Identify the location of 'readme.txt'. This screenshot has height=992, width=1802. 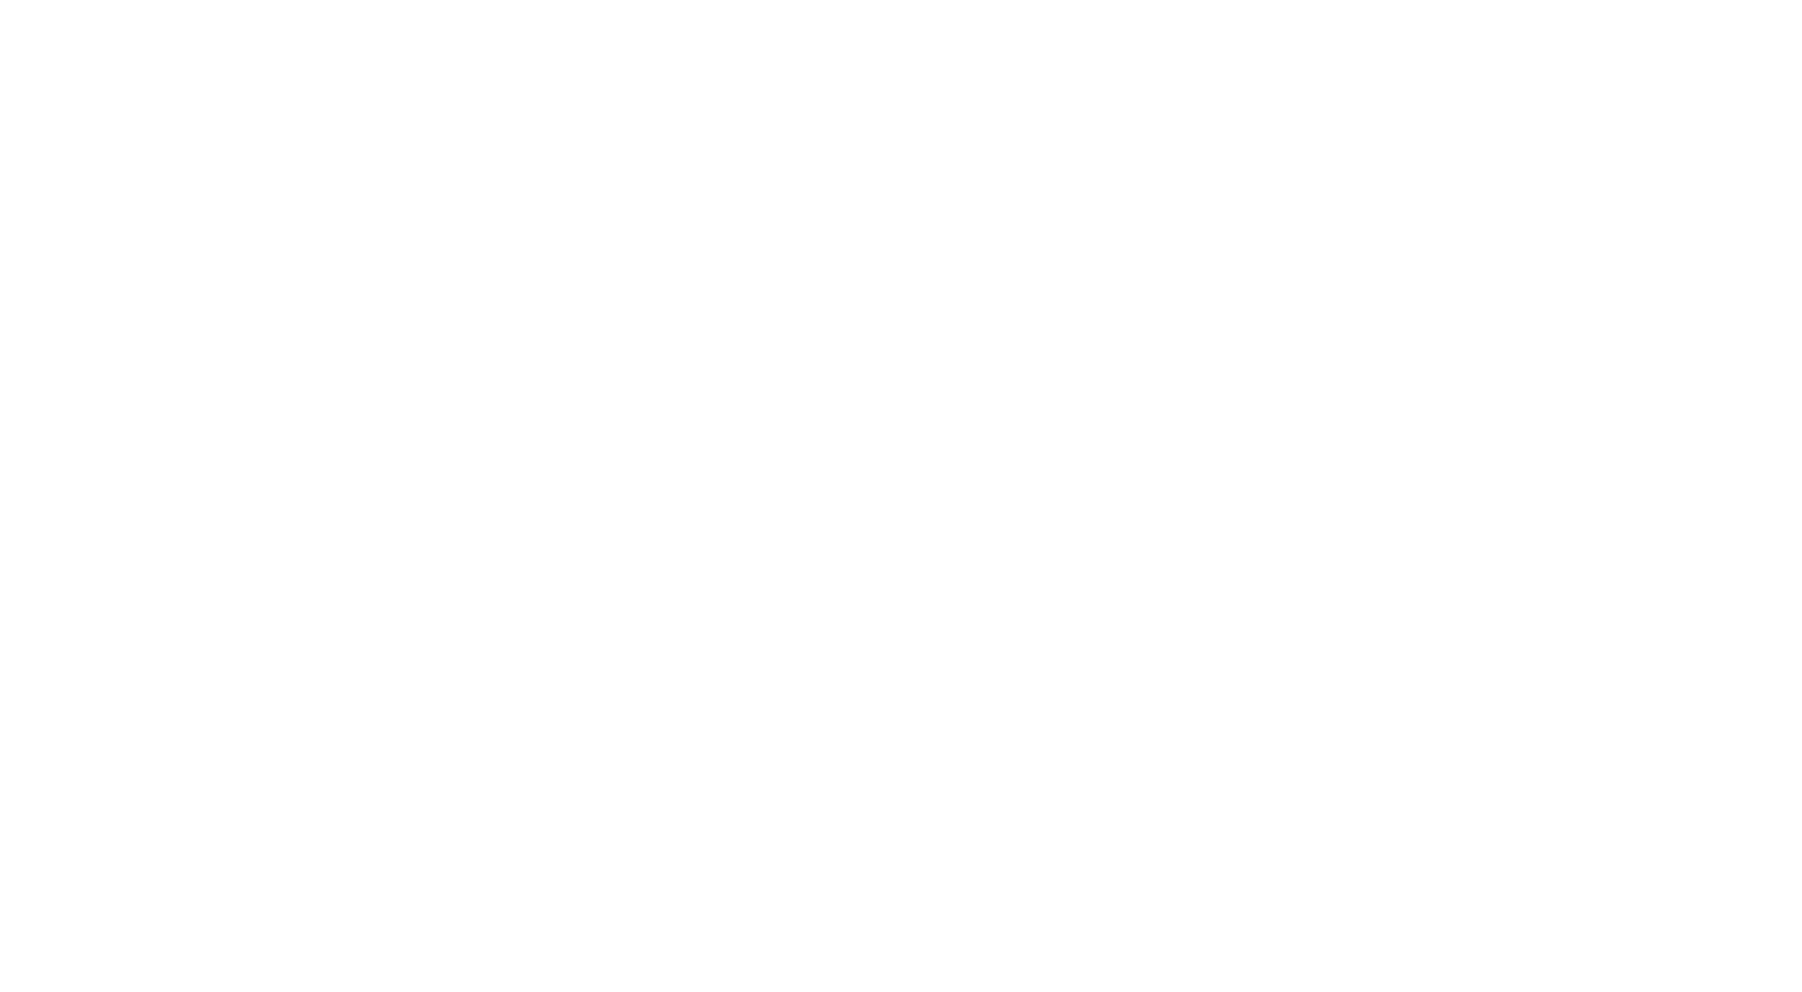
(691, 833).